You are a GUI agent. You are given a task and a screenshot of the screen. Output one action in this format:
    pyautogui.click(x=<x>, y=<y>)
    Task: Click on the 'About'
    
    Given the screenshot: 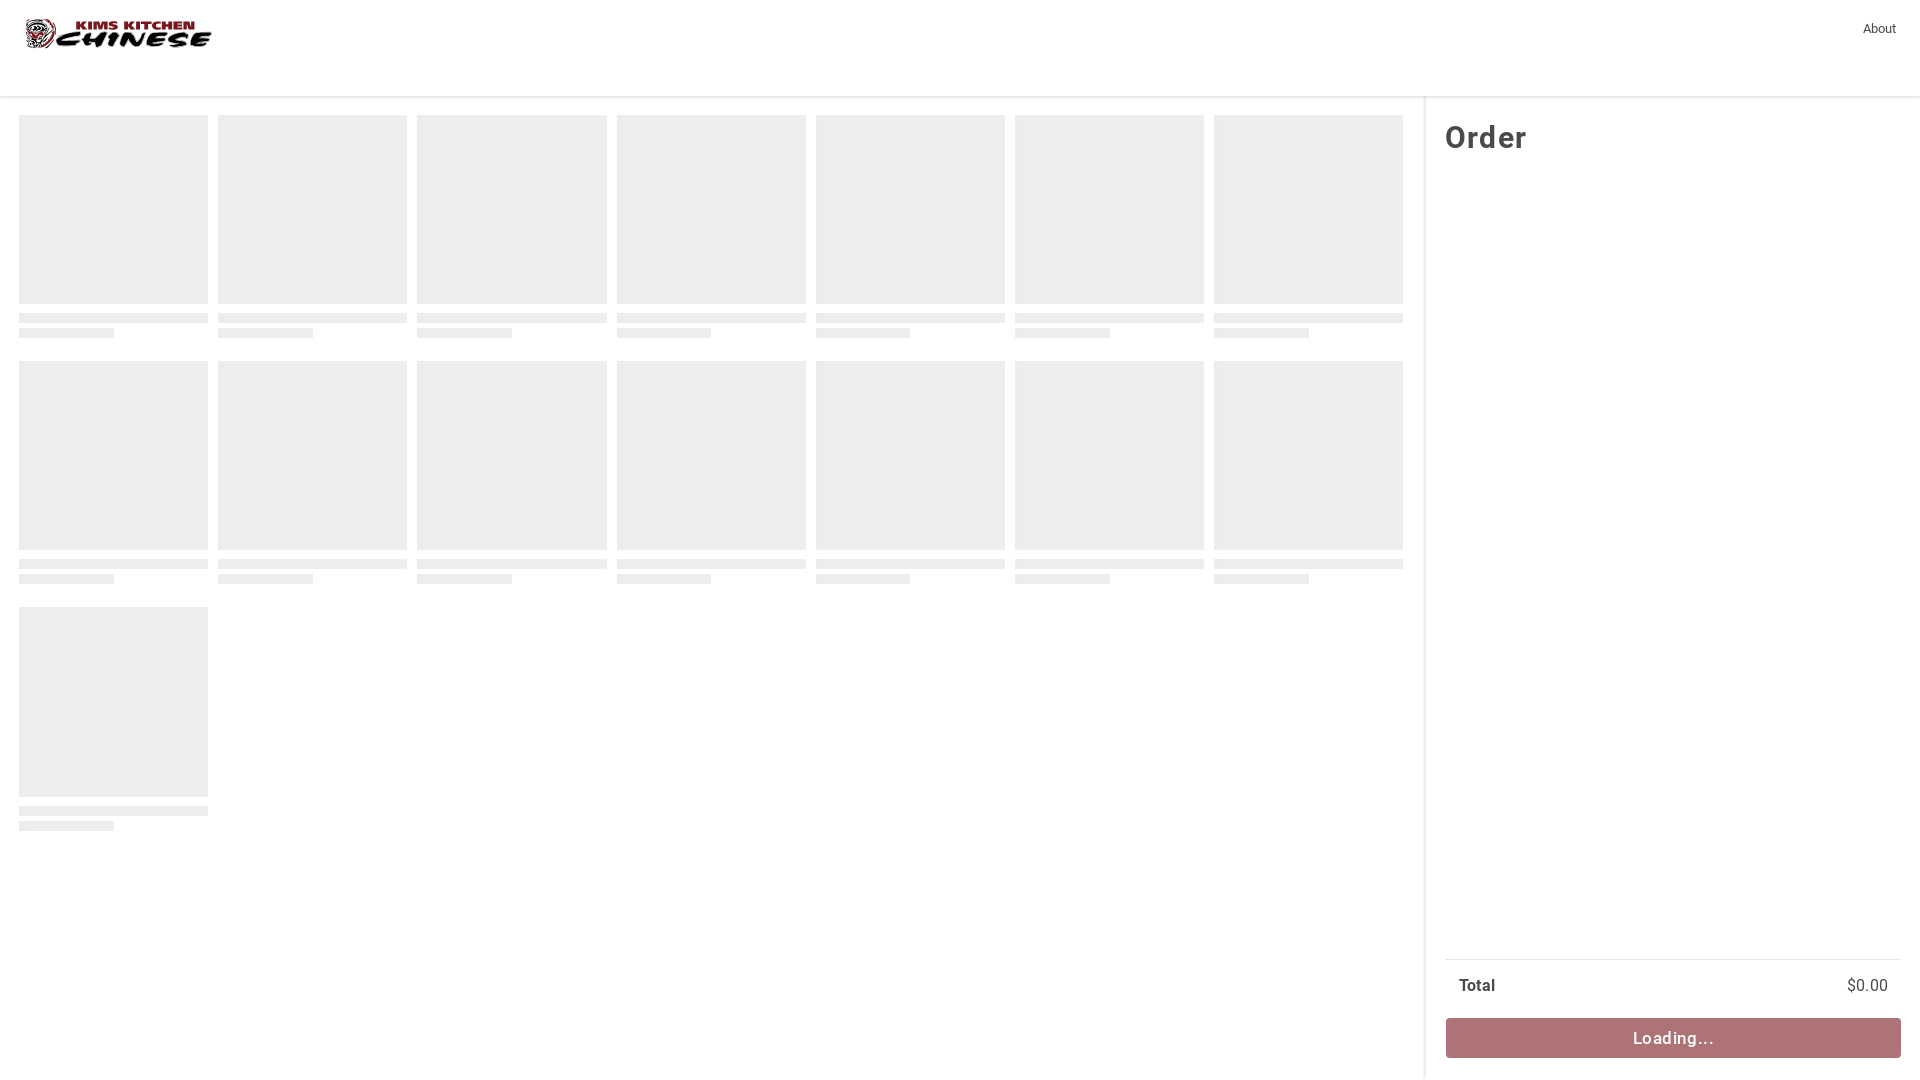 What is the action you would take?
    pyautogui.click(x=1878, y=29)
    